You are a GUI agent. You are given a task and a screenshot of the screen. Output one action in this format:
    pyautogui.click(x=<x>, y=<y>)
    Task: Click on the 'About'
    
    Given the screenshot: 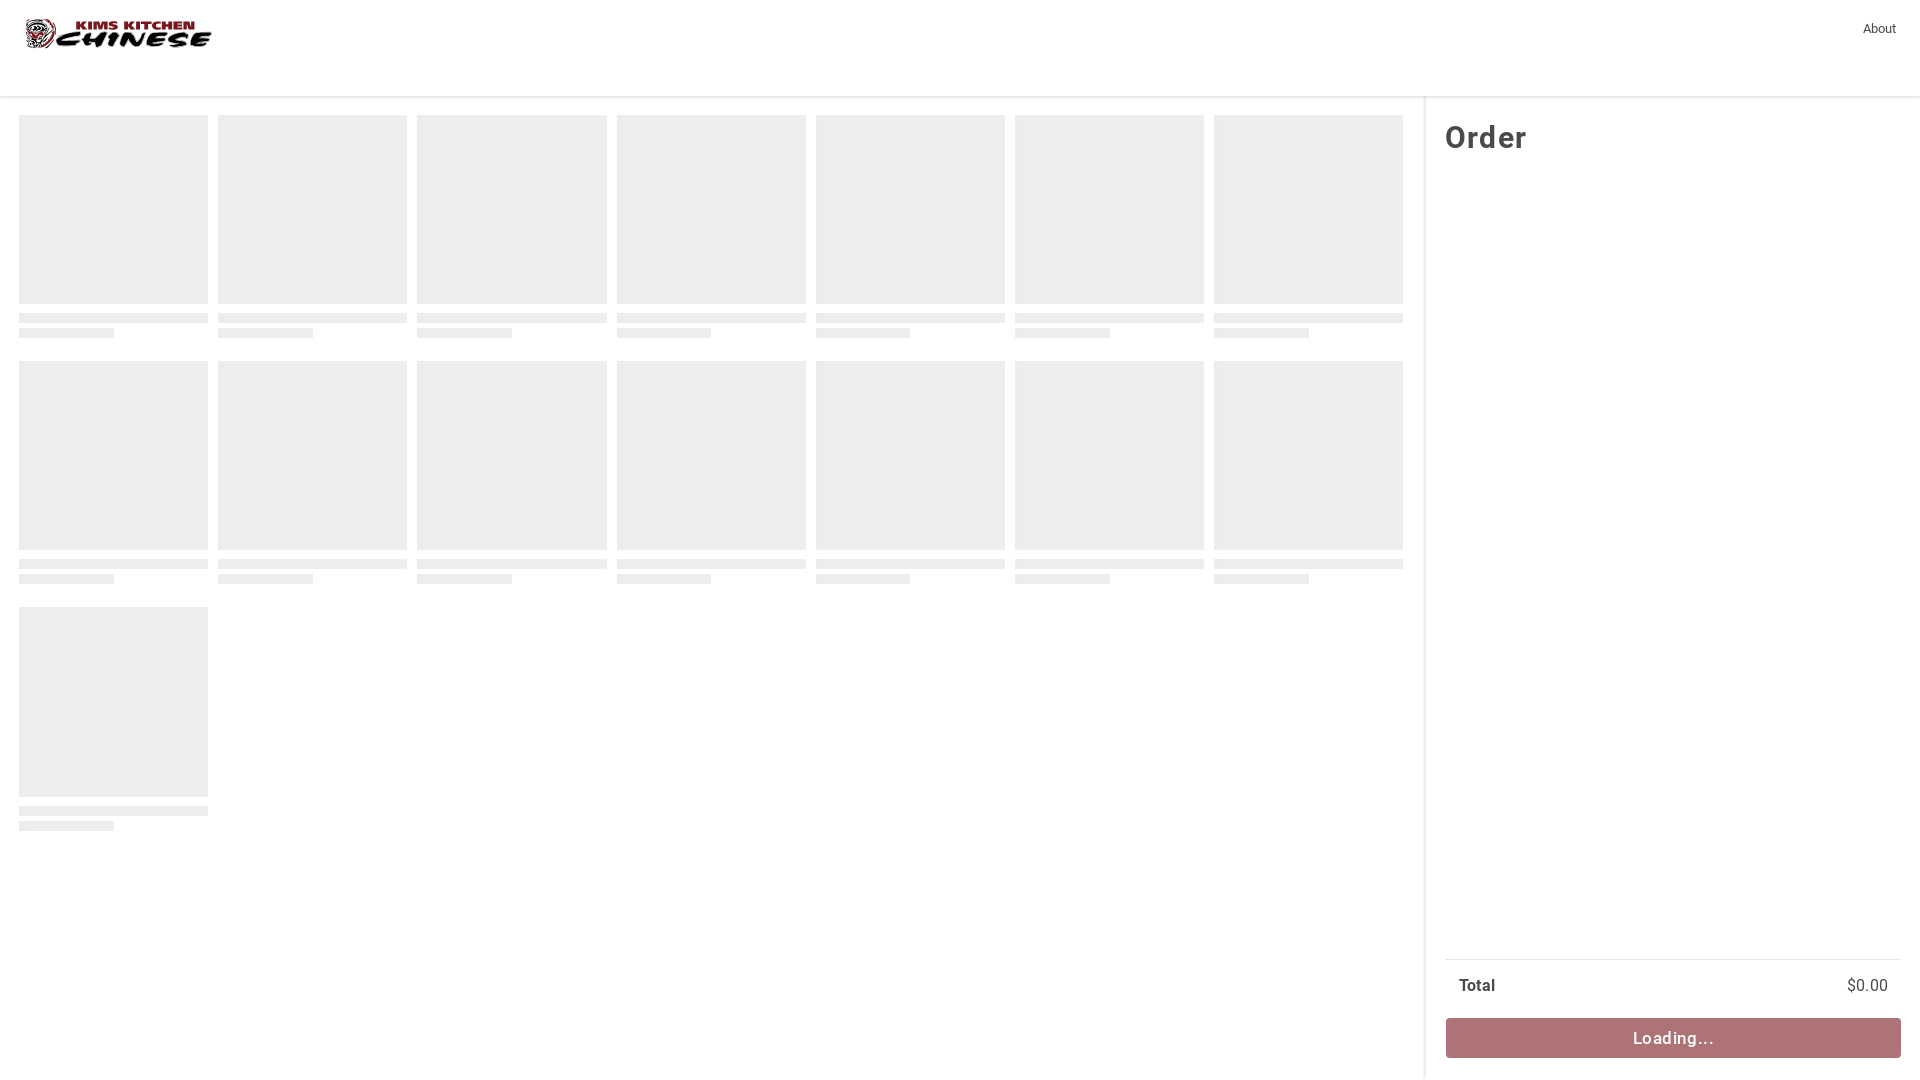 What is the action you would take?
    pyautogui.click(x=1878, y=29)
    